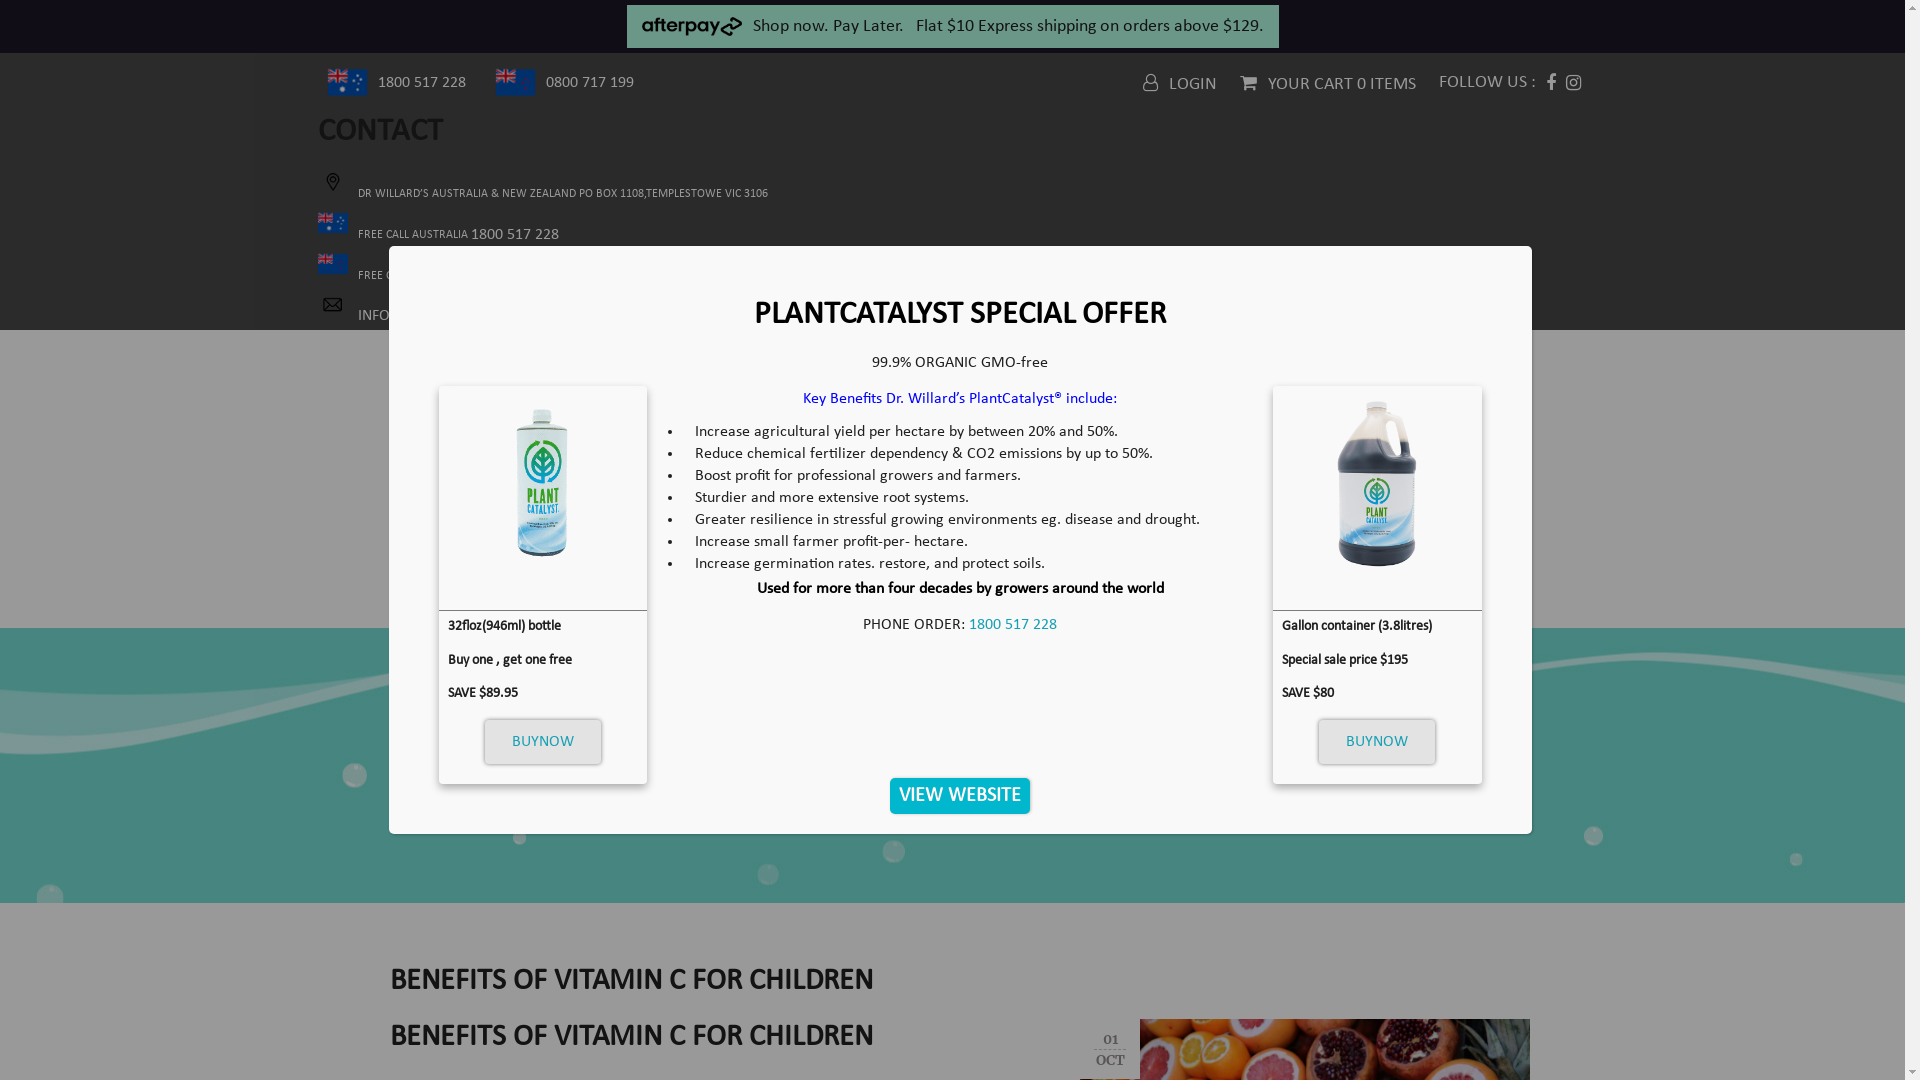 The image size is (1920, 1080). Describe the element at coordinates (589, 82) in the screenshot. I see `'0800 717 199'` at that location.